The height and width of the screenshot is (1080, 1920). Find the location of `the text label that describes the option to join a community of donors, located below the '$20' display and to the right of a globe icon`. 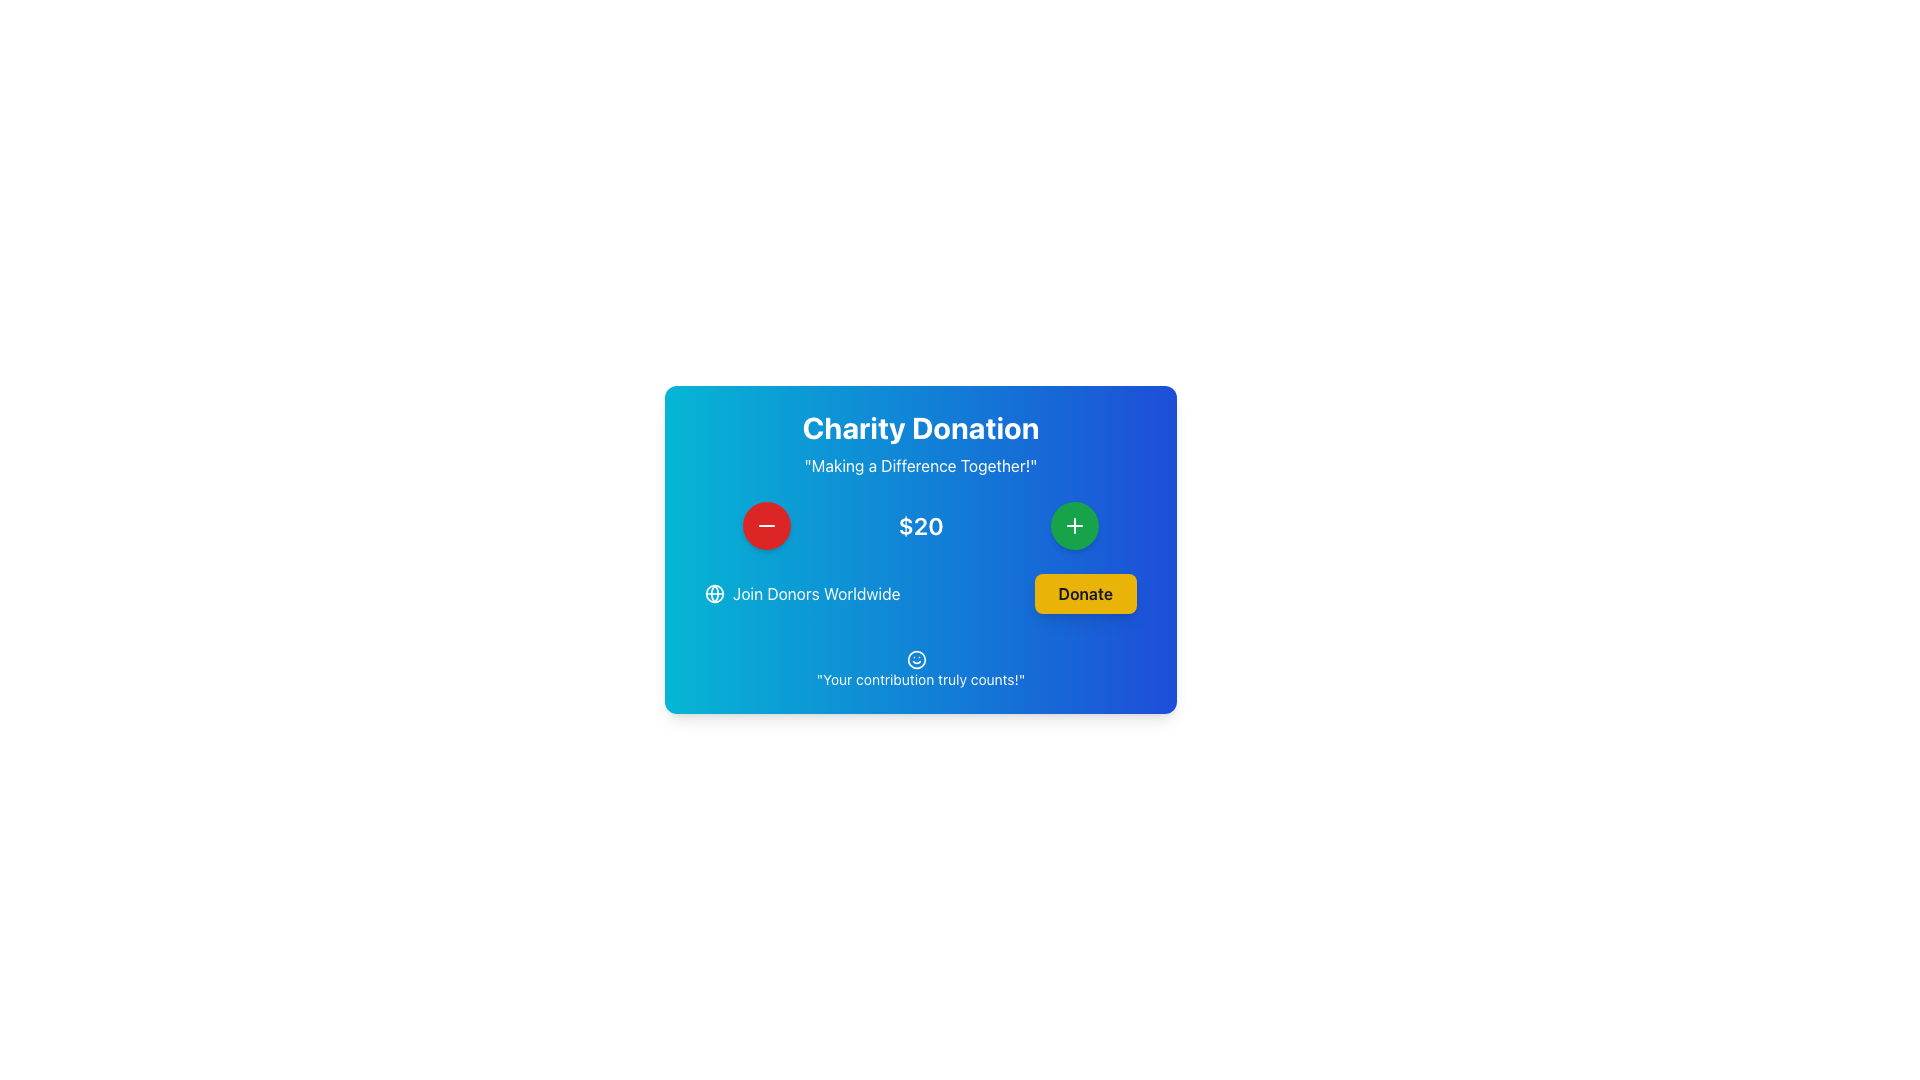

the text label that describes the option to join a community of donors, located below the '$20' display and to the right of a globe icon is located at coordinates (816, 593).